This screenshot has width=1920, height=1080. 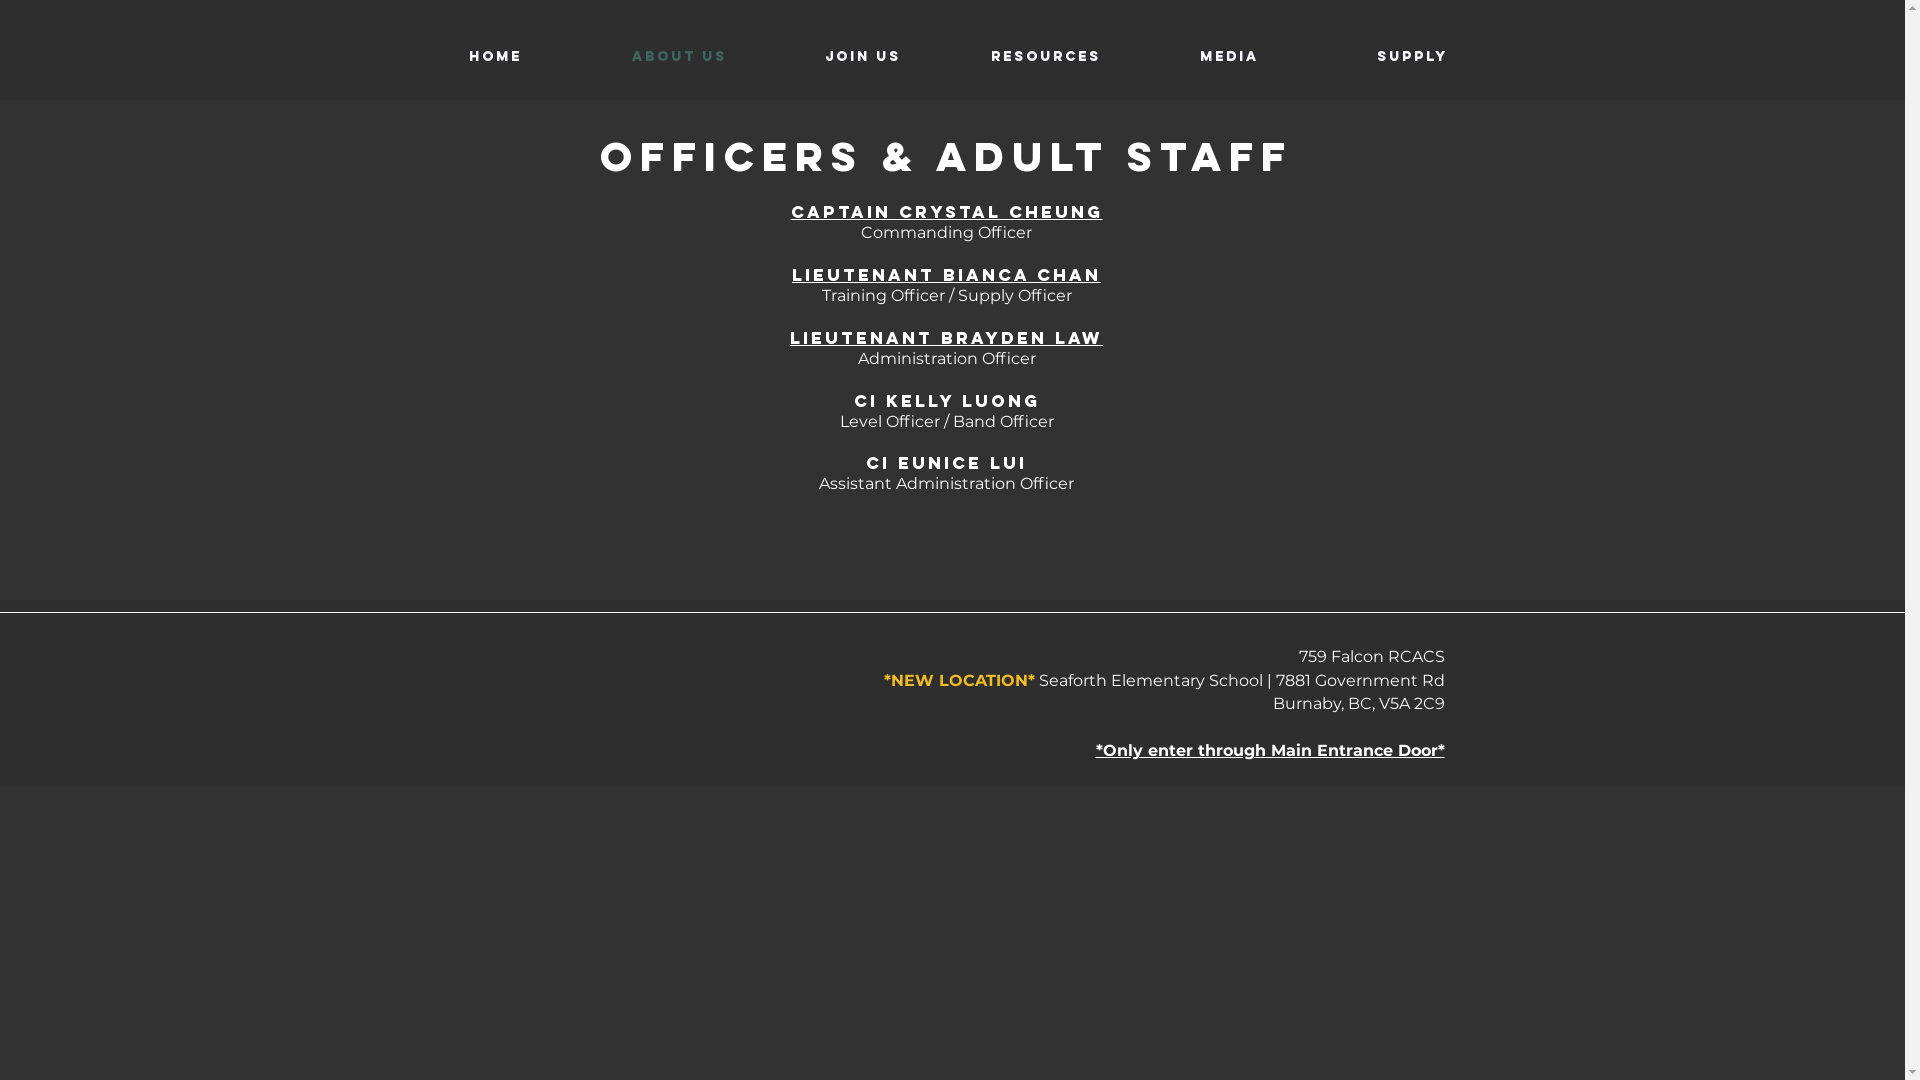 I want to click on 'Join us', so click(x=771, y=56).